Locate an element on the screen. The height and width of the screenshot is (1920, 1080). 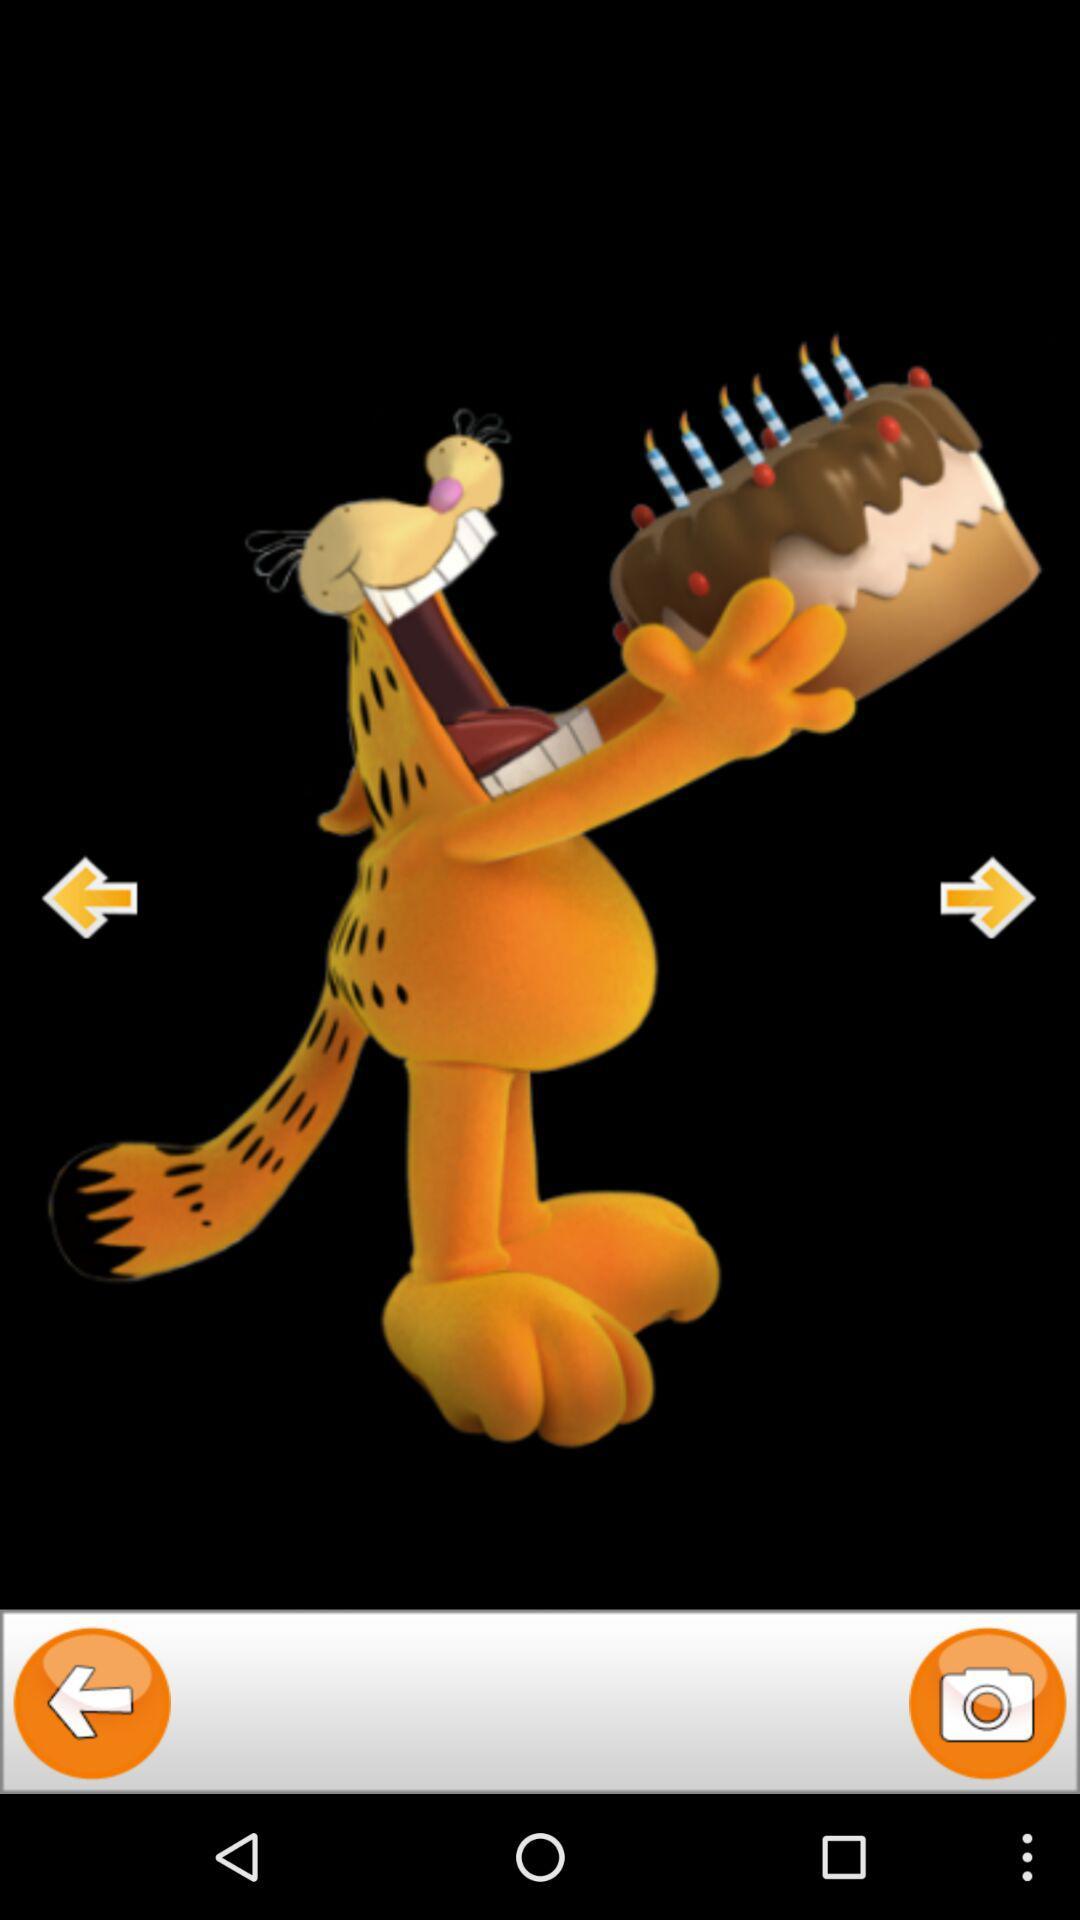
the arrow_backward icon is located at coordinates (90, 960).